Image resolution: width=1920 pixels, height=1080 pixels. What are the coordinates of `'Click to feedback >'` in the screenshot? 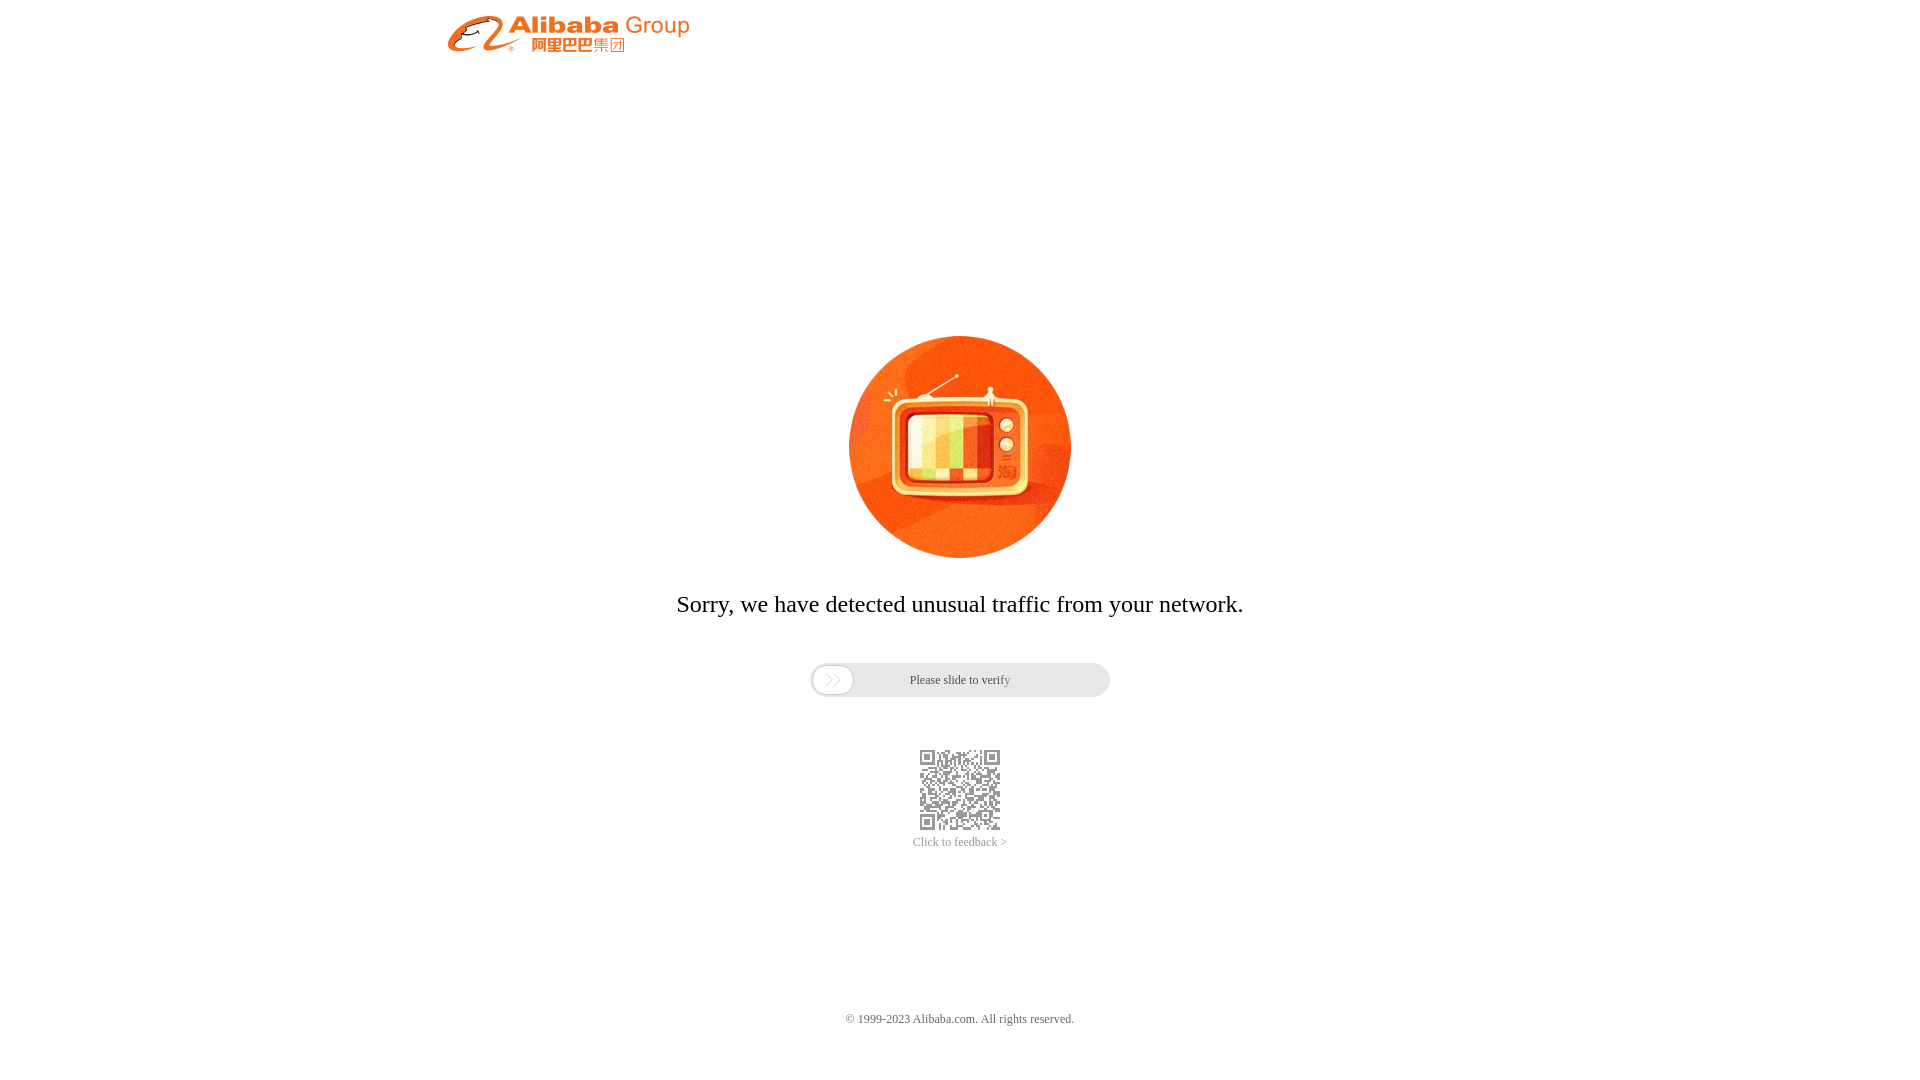 It's located at (960, 842).